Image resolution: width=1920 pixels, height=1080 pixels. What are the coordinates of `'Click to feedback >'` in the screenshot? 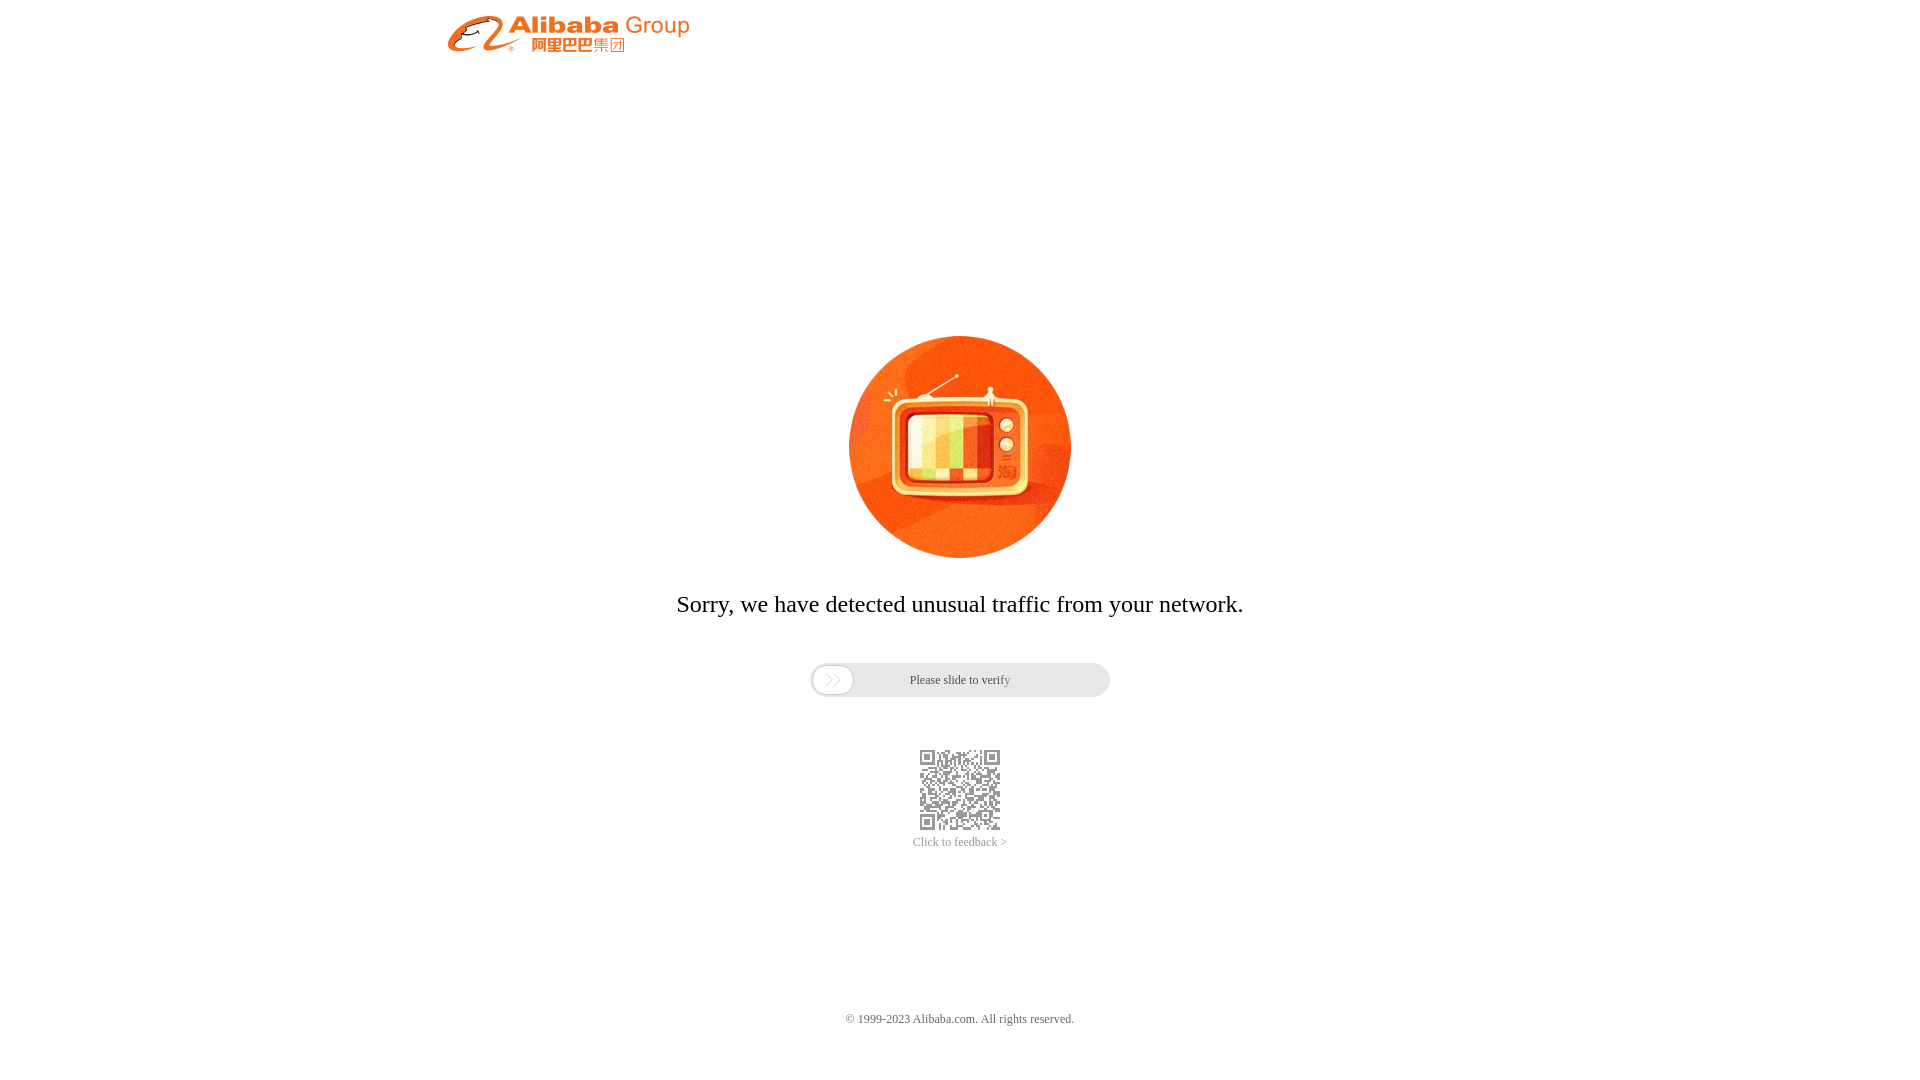 It's located at (960, 842).